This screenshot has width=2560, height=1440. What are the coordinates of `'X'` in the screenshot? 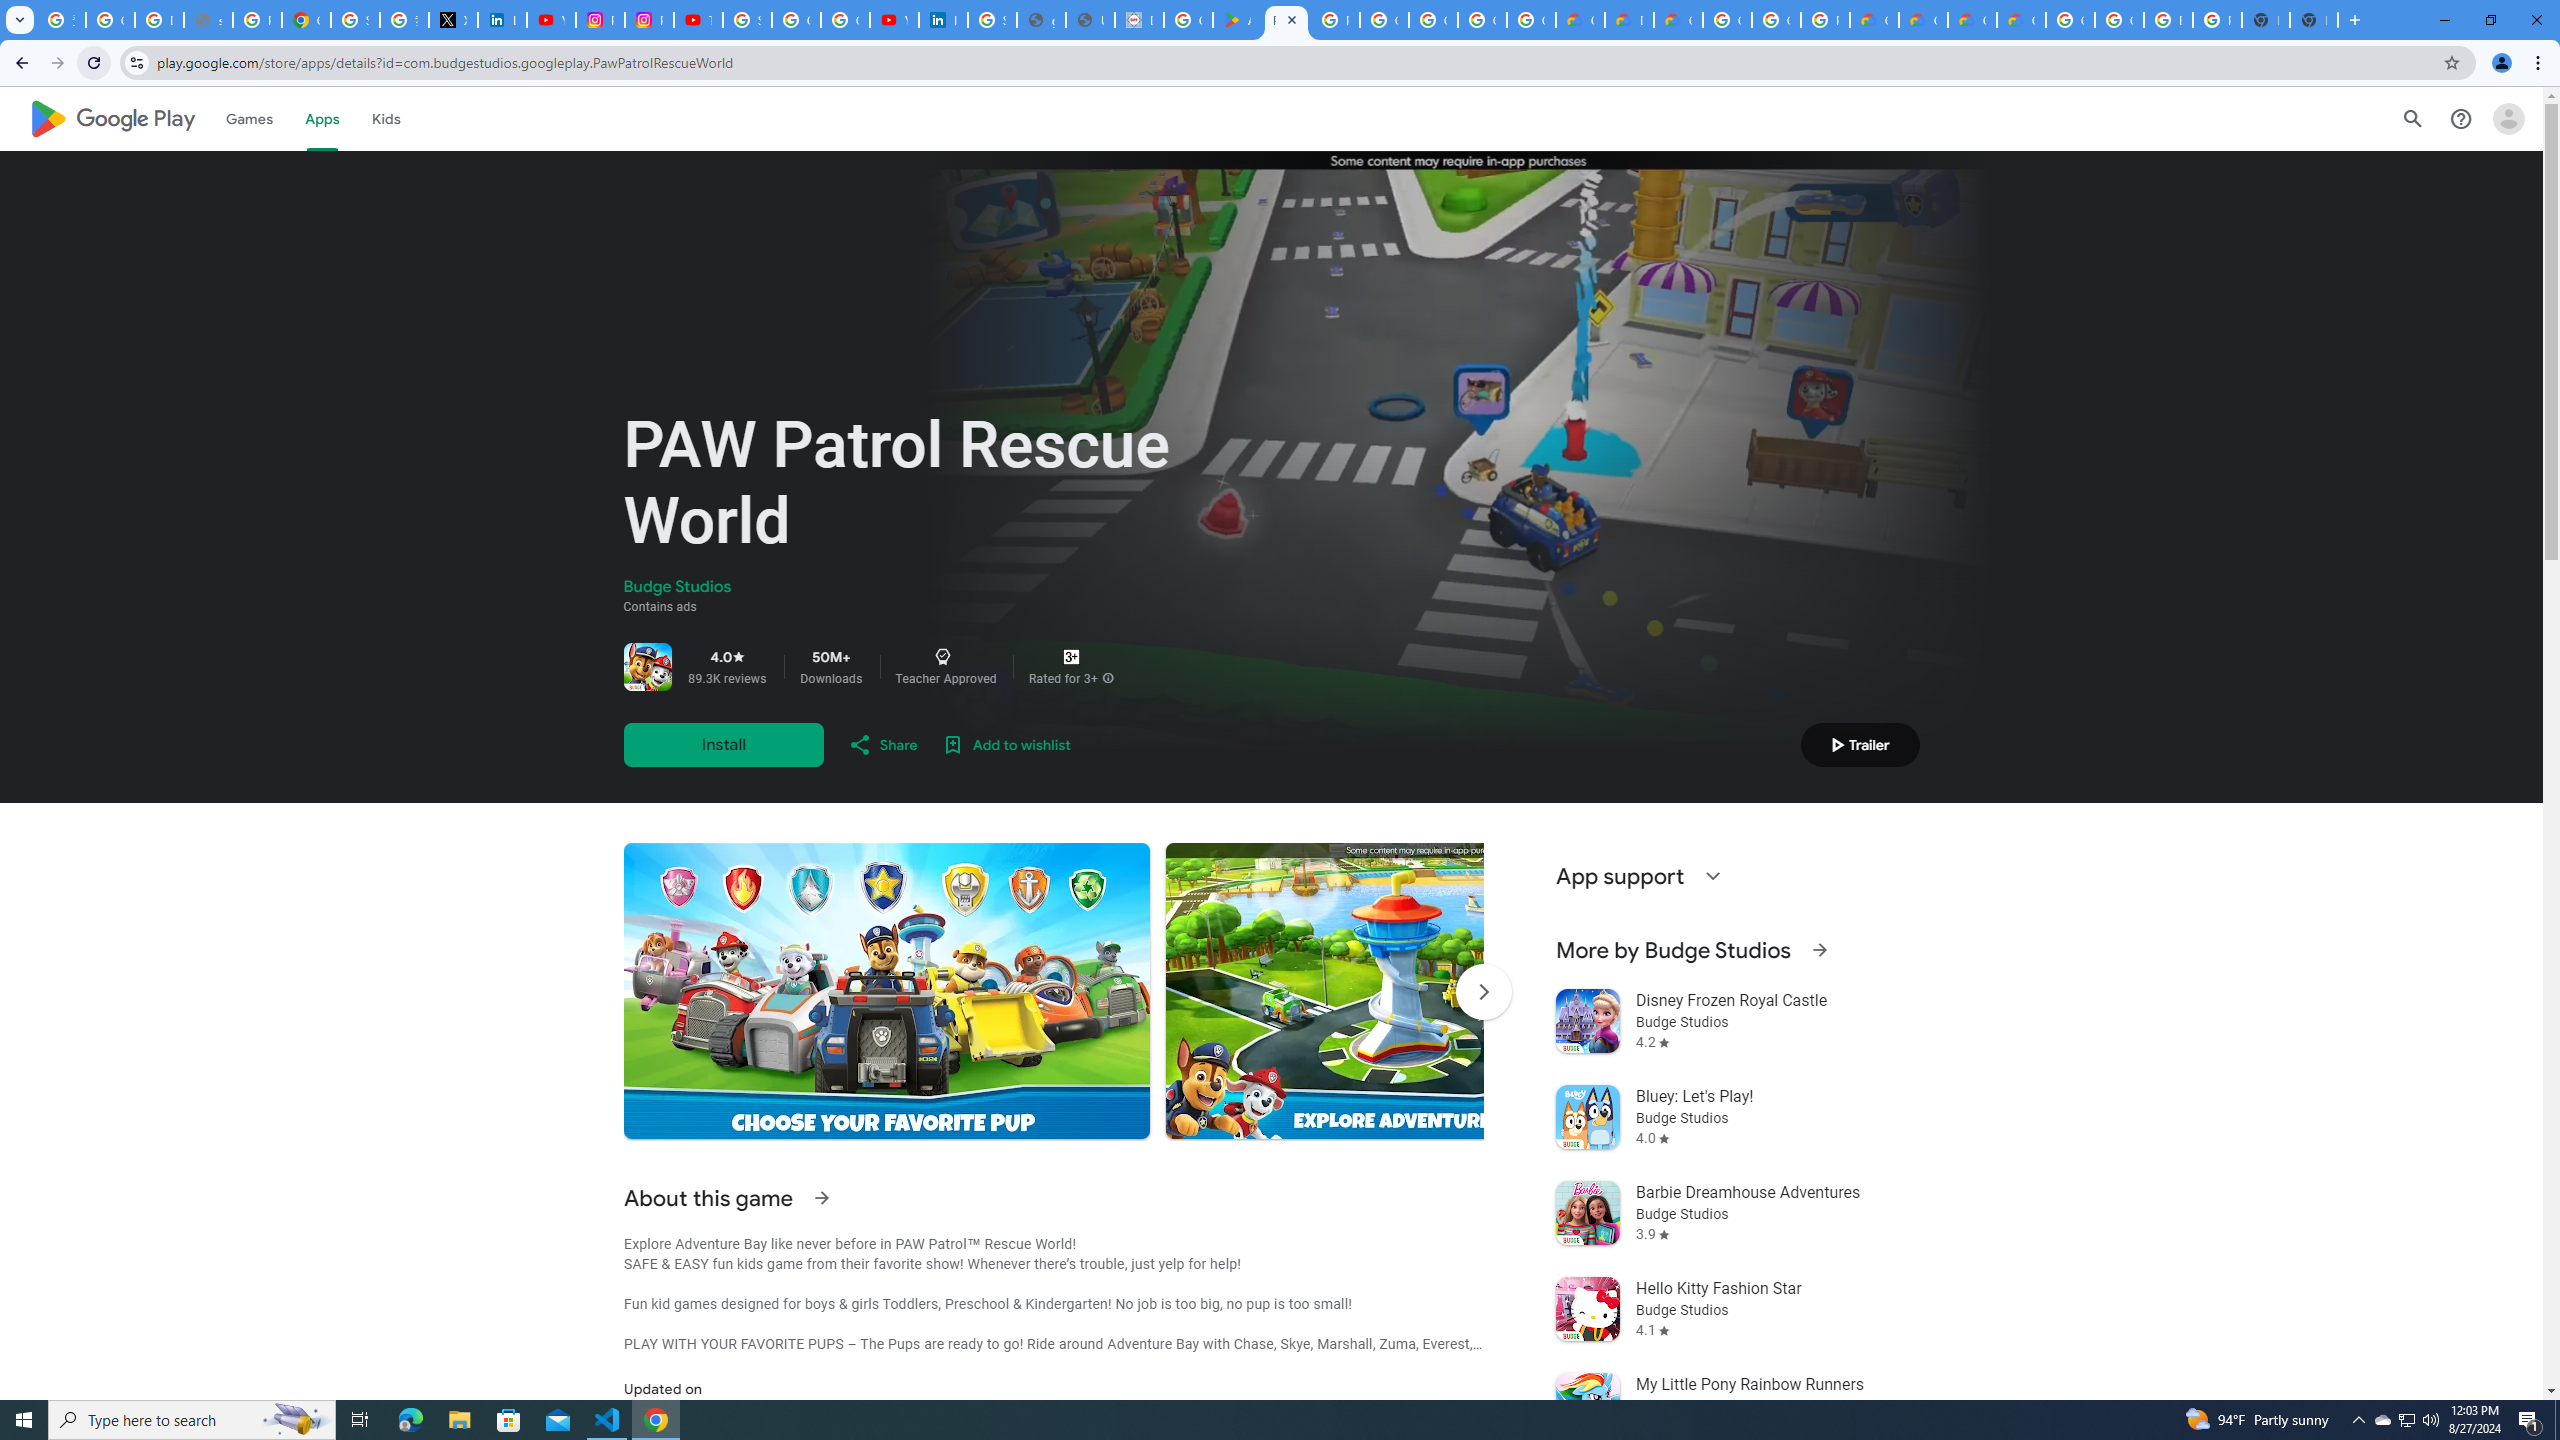 It's located at (452, 19).